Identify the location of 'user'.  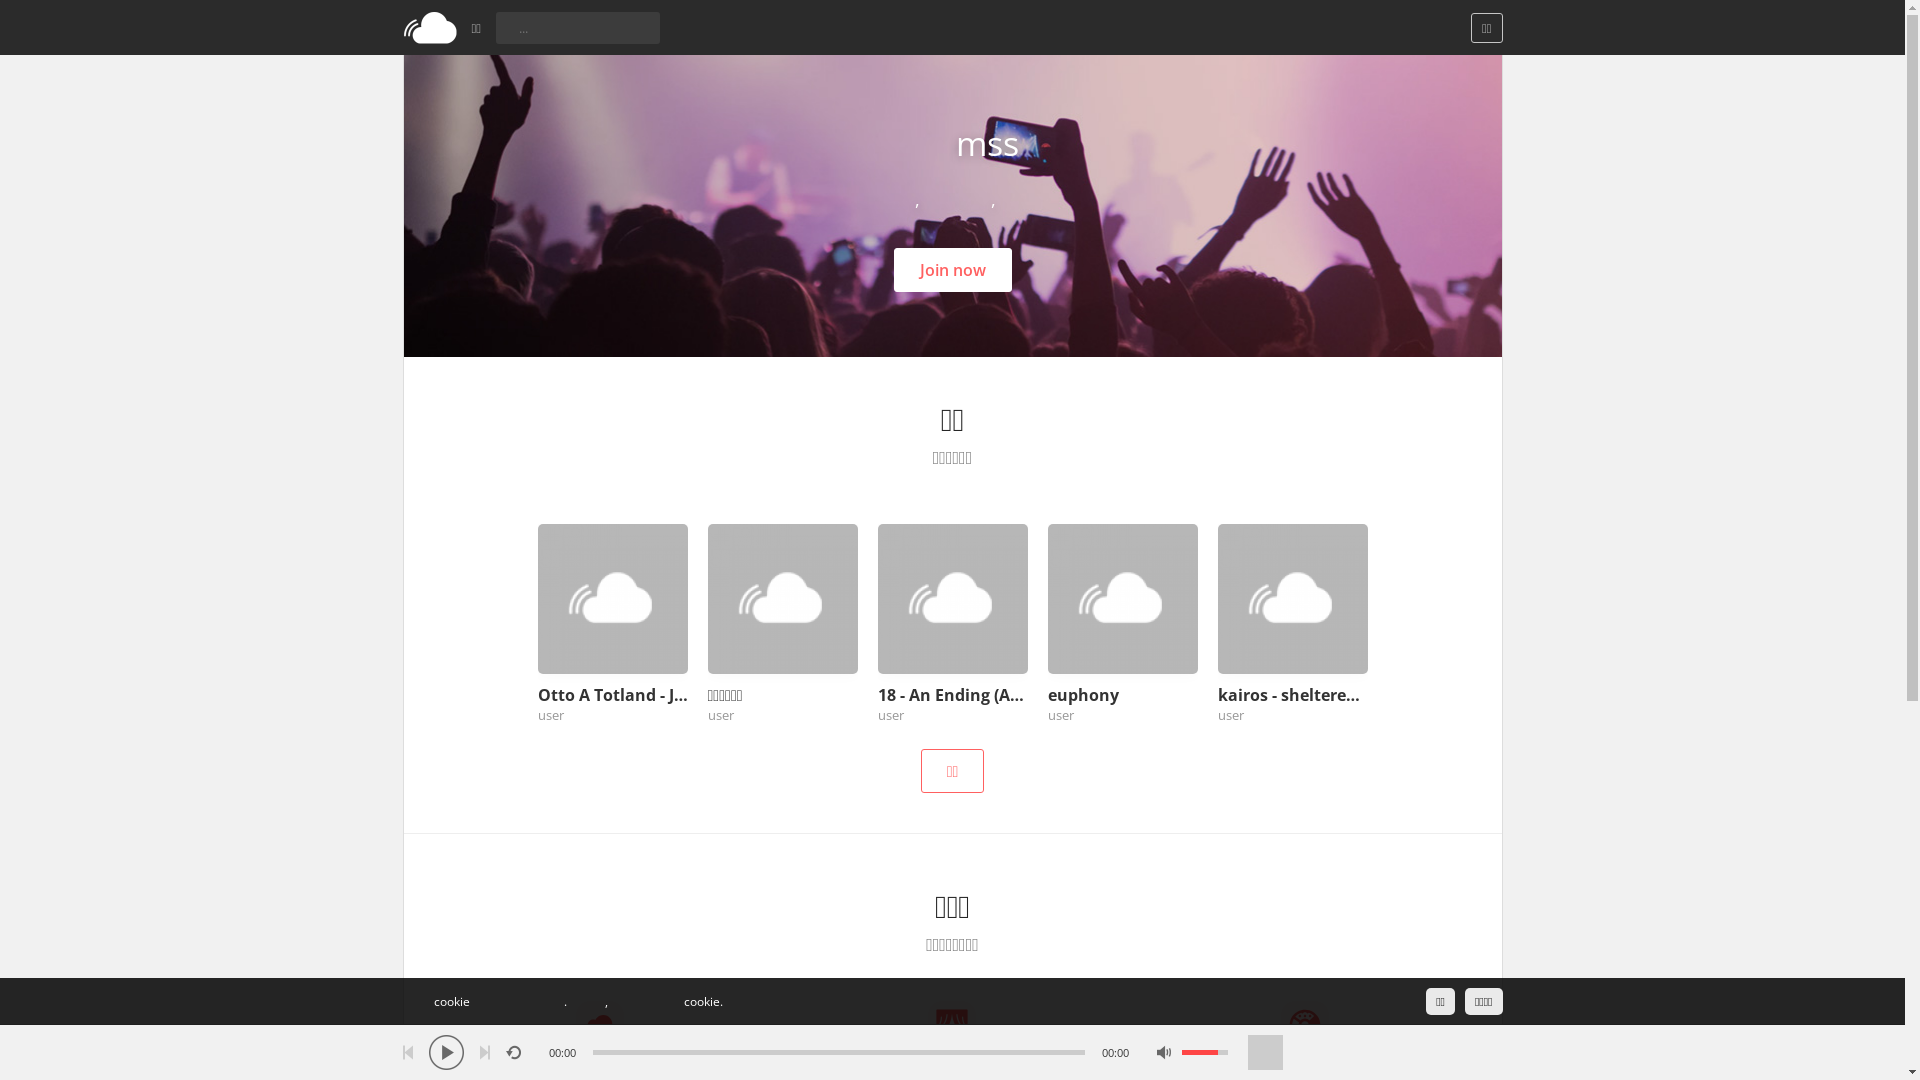
(1059, 713).